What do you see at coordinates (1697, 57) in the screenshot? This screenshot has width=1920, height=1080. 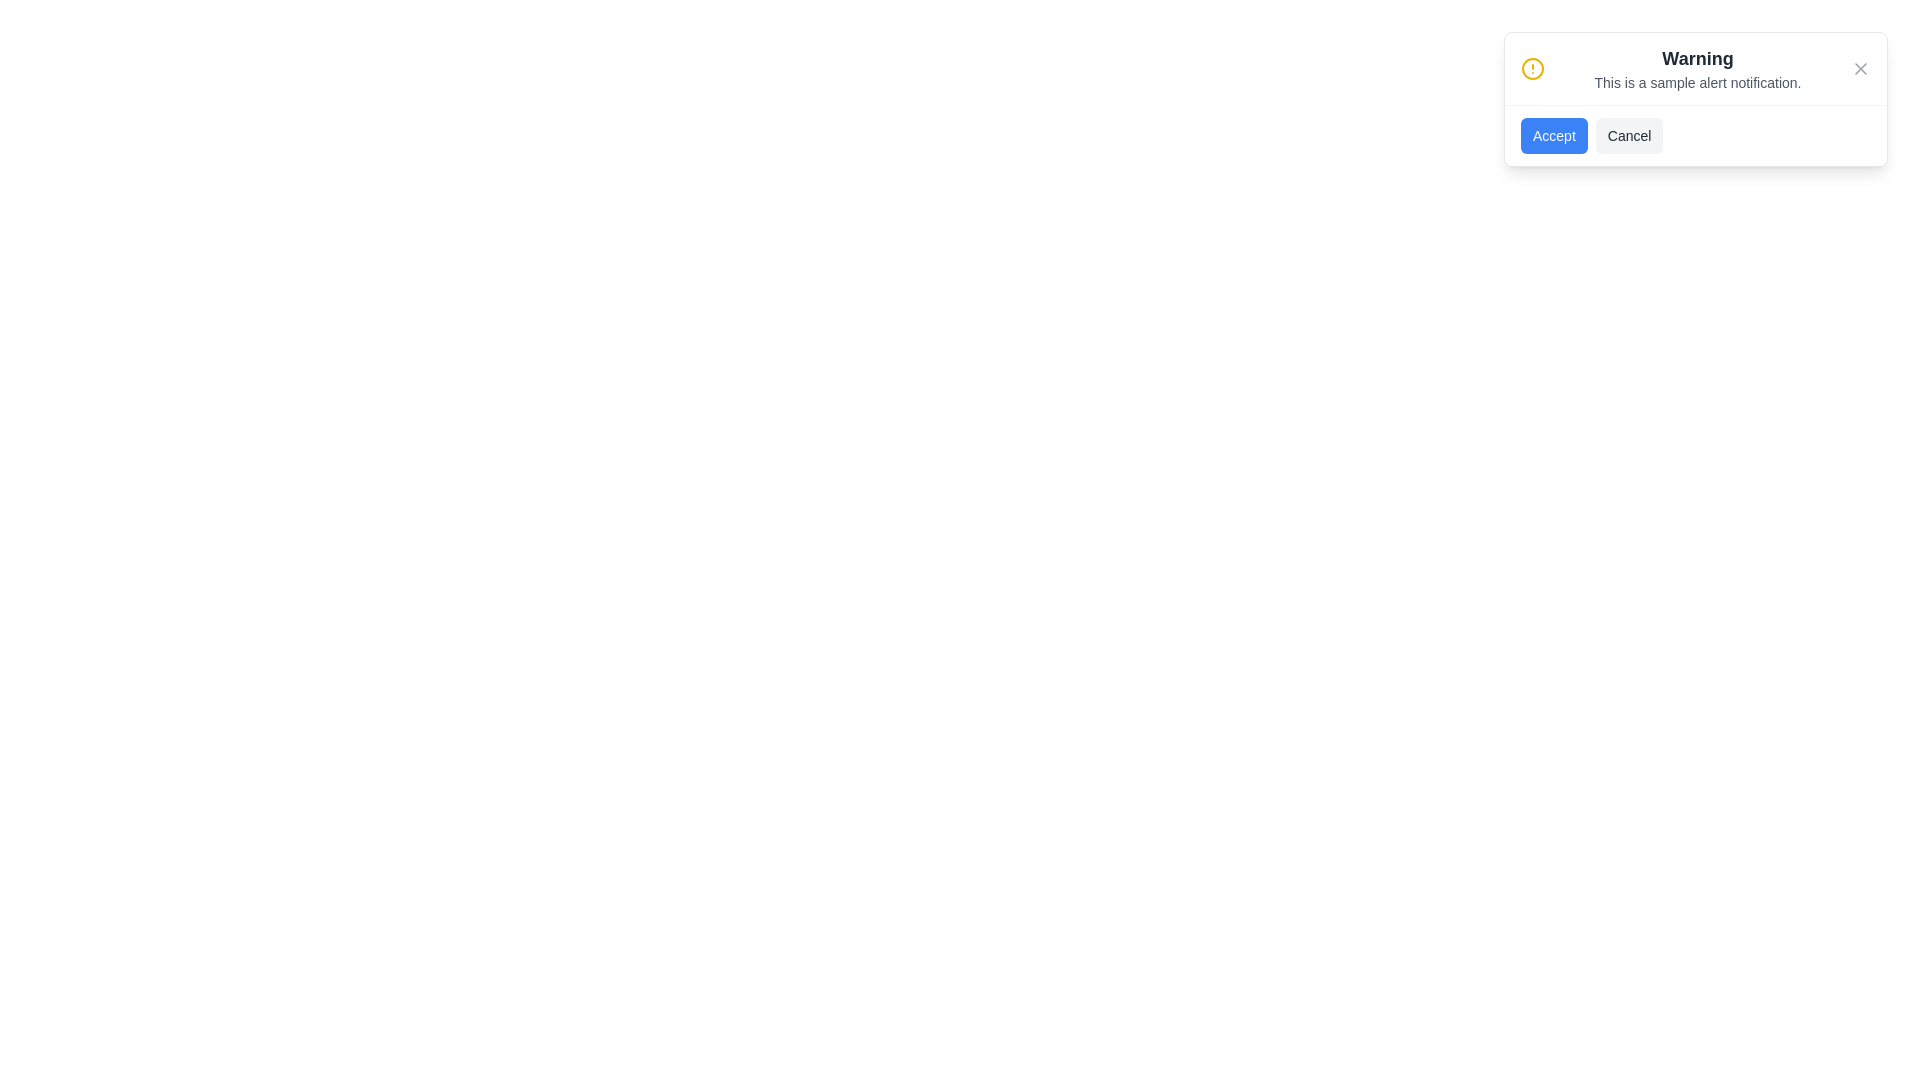 I see `the bold text label reading 'Warning' displayed in dark gray within the notification box, located at the top-right corner of the notification box` at bounding box center [1697, 57].